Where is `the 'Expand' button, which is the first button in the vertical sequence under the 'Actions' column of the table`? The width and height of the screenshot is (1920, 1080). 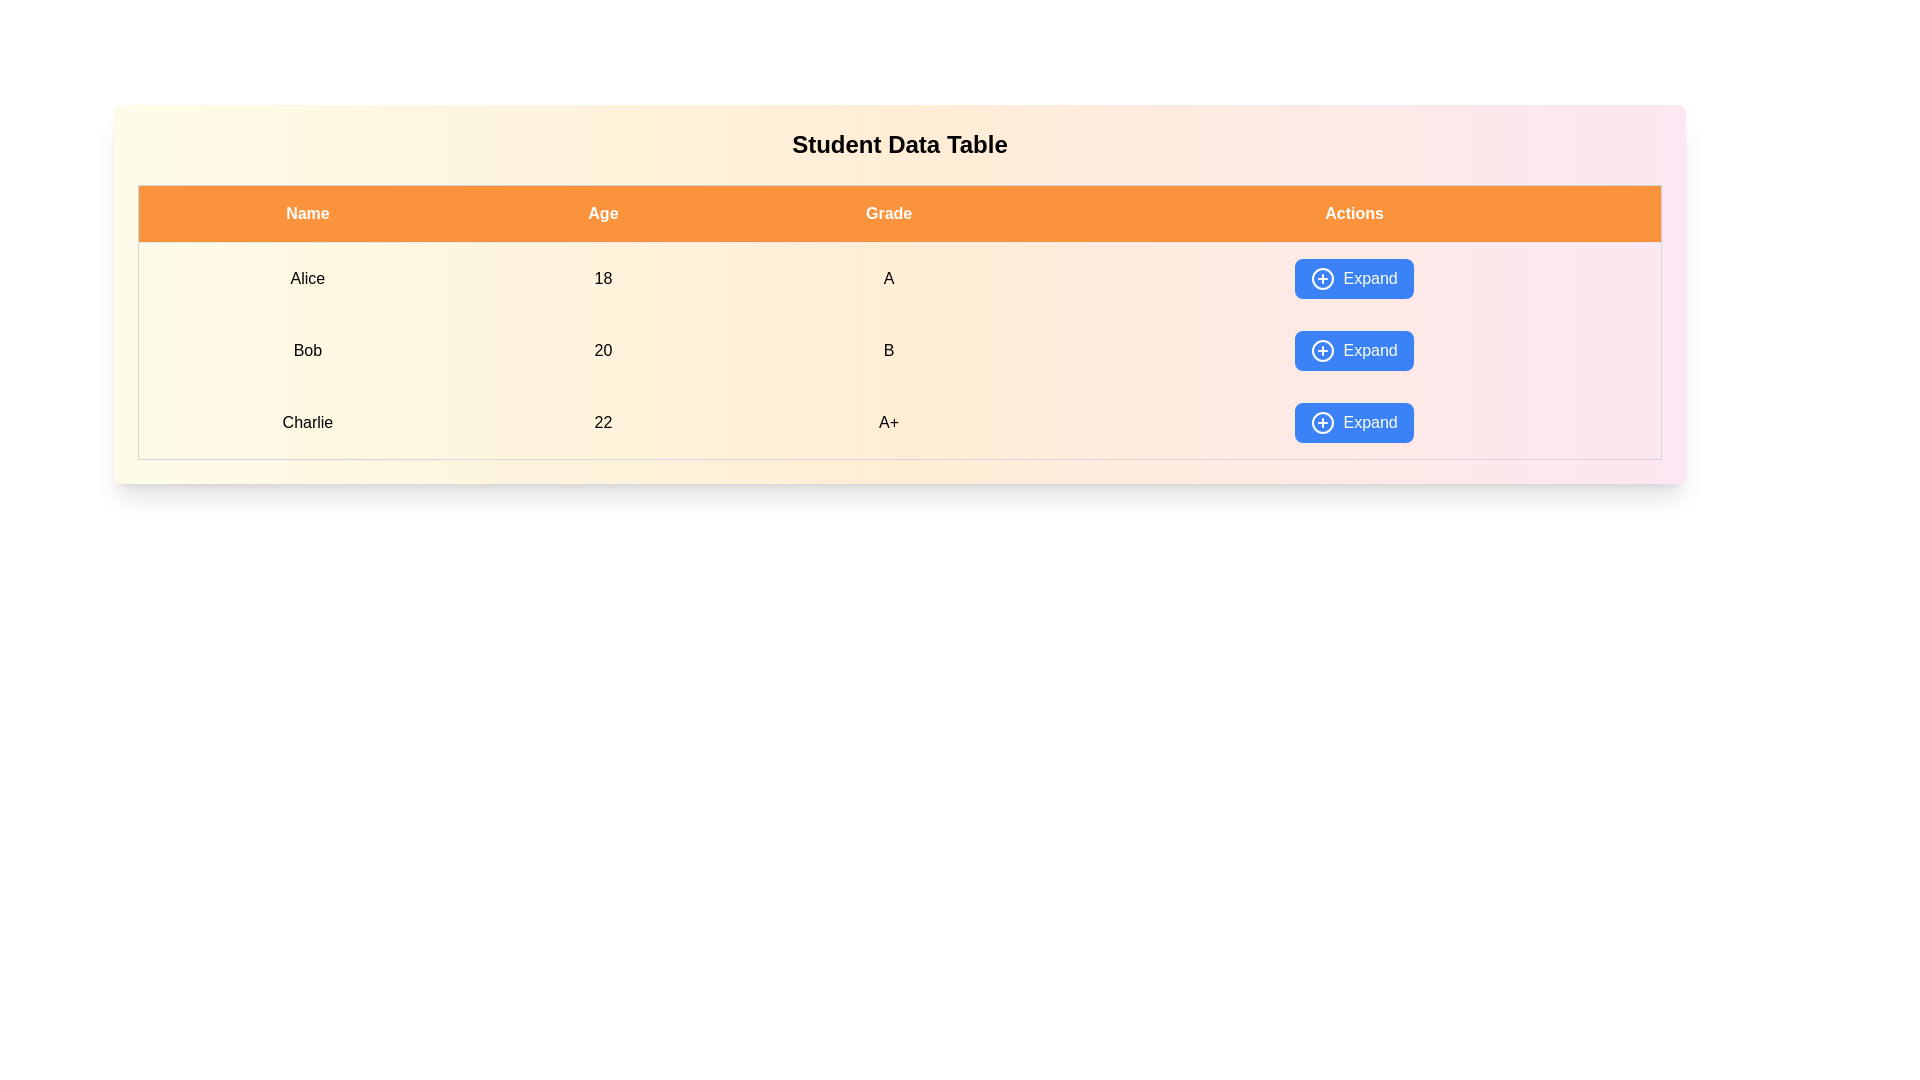
the 'Expand' button, which is the first button in the vertical sequence under the 'Actions' column of the table is located at coordinates (1354, 278).